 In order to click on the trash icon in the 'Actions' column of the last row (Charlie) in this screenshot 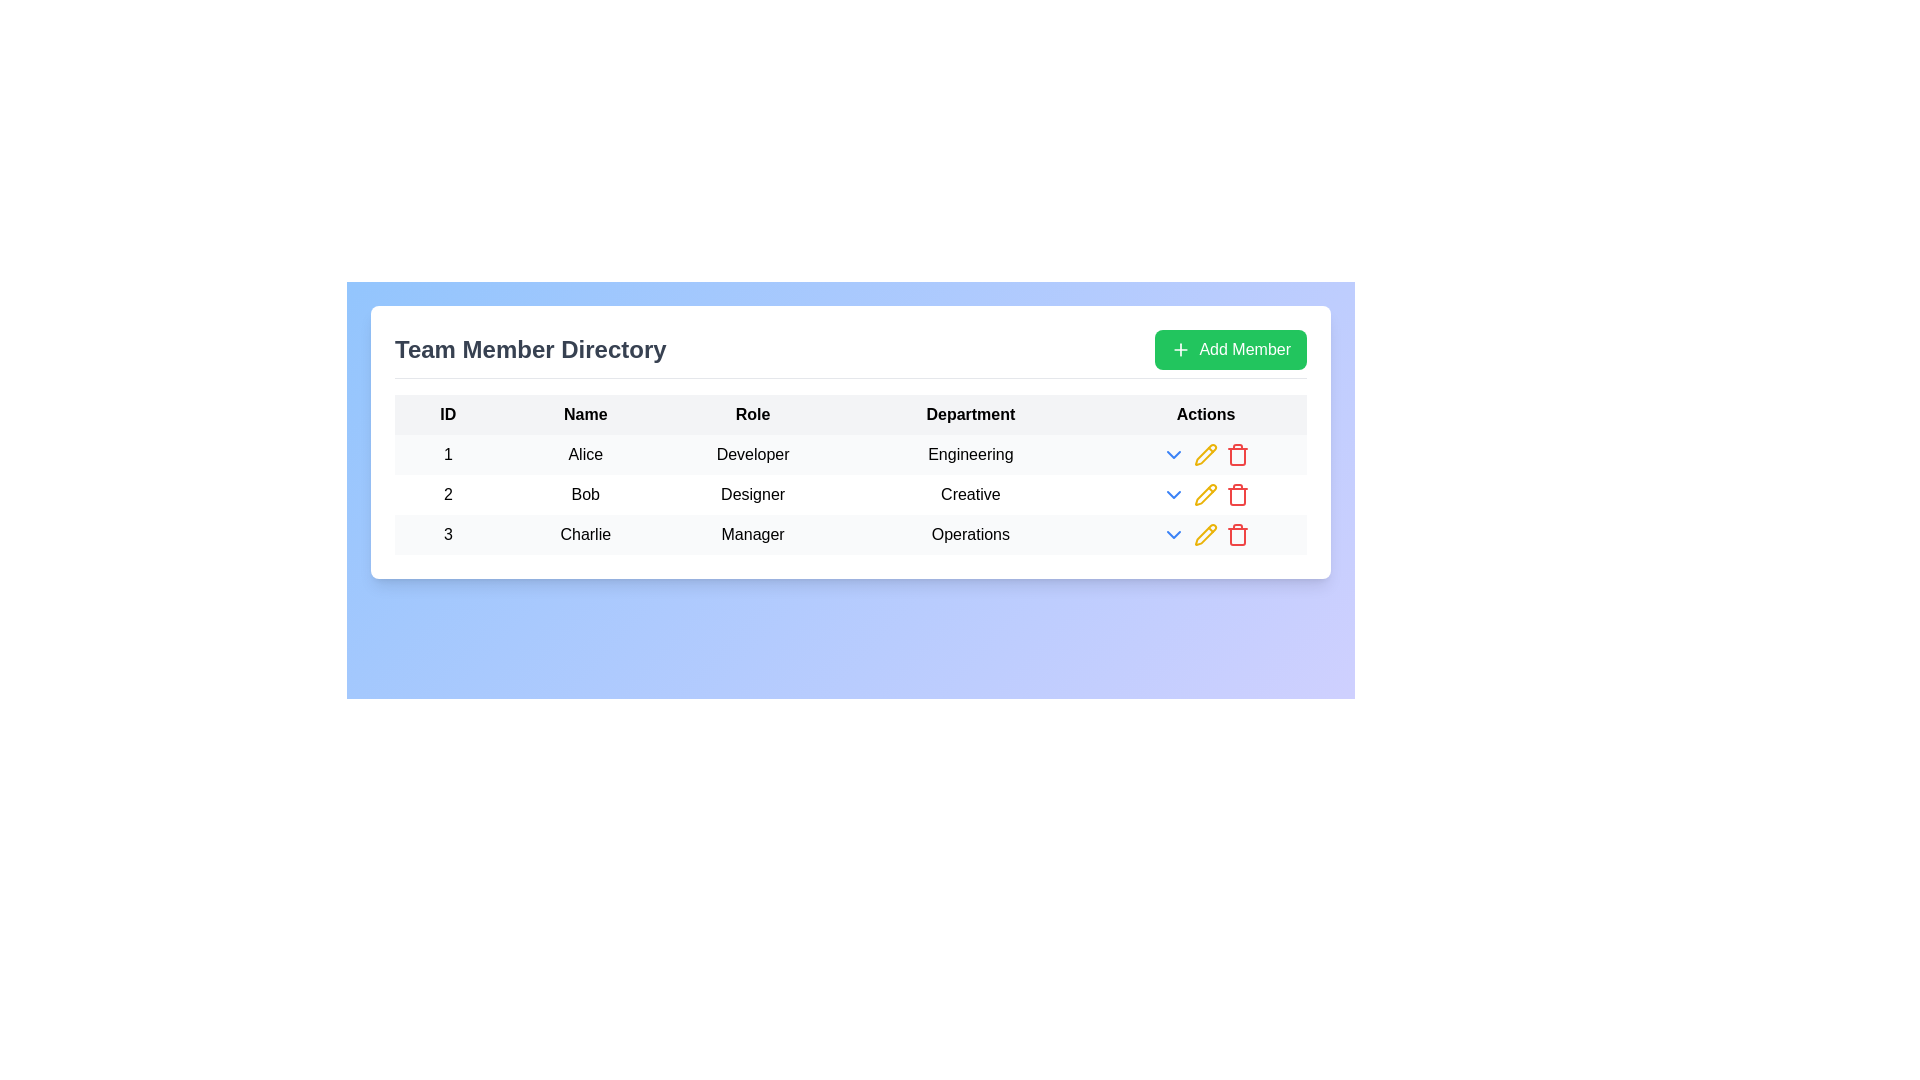, I will do `click(1237, 496)`.